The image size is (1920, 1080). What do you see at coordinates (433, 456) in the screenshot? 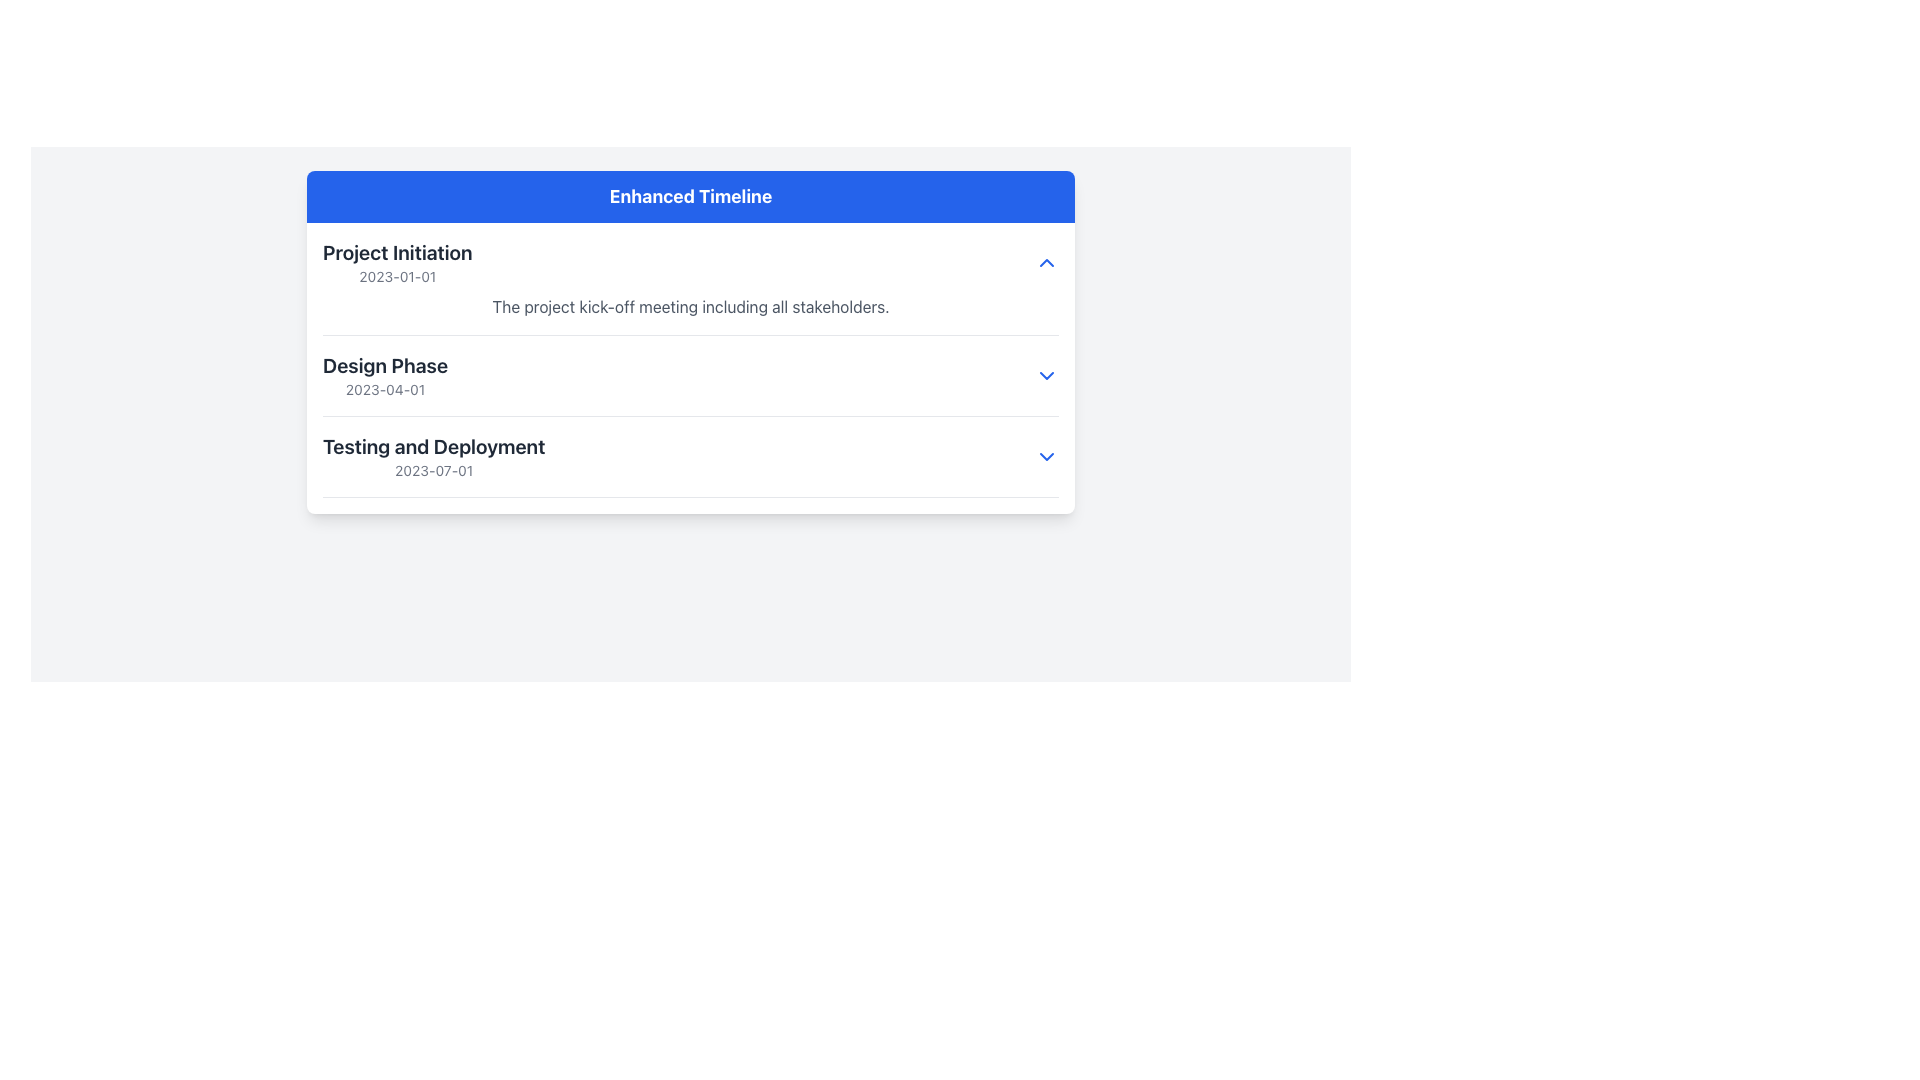
I see `text displayed in the text block element titled 'Testing and Deployment', which contains two lines: the first line in bold states 'Testing and Deployment', and the second line shows the date '2023-07-01'` at bounding box center [433, 456].